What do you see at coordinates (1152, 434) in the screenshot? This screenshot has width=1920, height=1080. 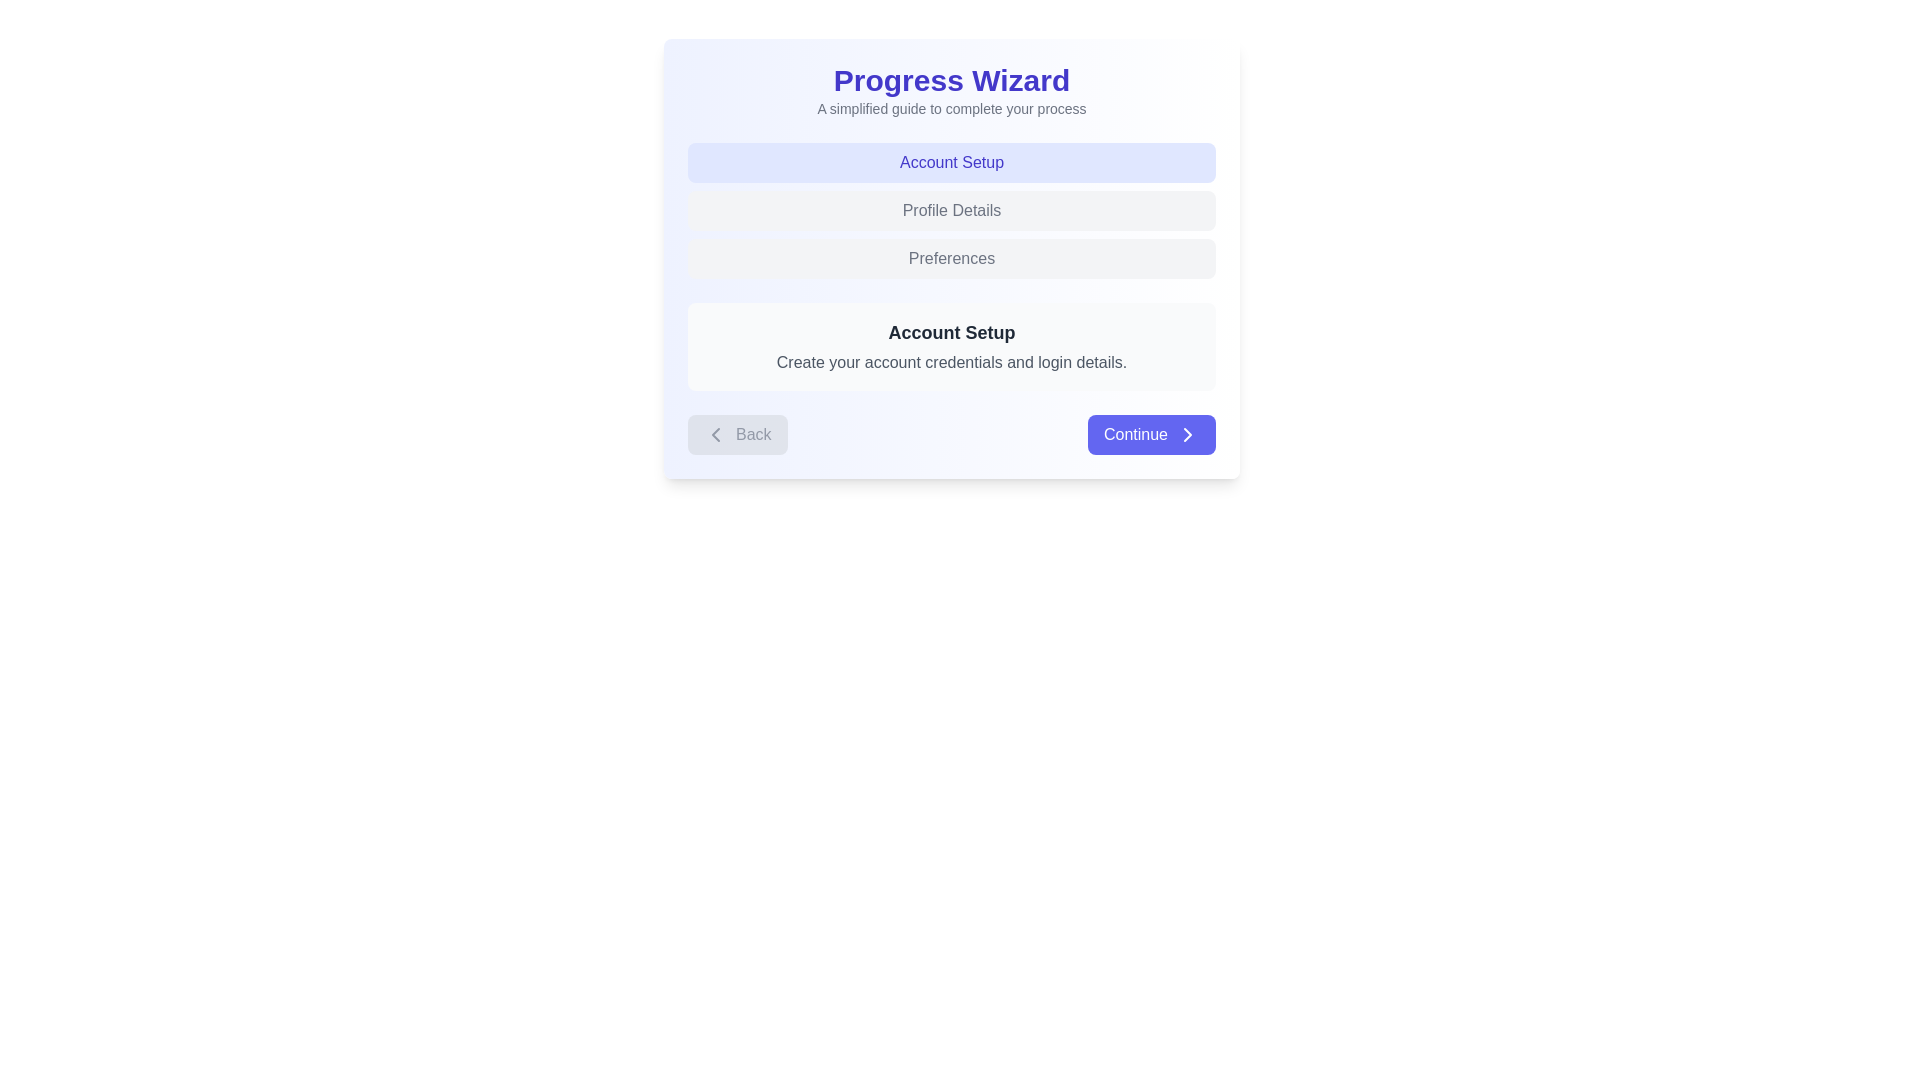 I see `the rightmost button in the bottom-right corner of the interactive card` at bounding box center [1152, 434].